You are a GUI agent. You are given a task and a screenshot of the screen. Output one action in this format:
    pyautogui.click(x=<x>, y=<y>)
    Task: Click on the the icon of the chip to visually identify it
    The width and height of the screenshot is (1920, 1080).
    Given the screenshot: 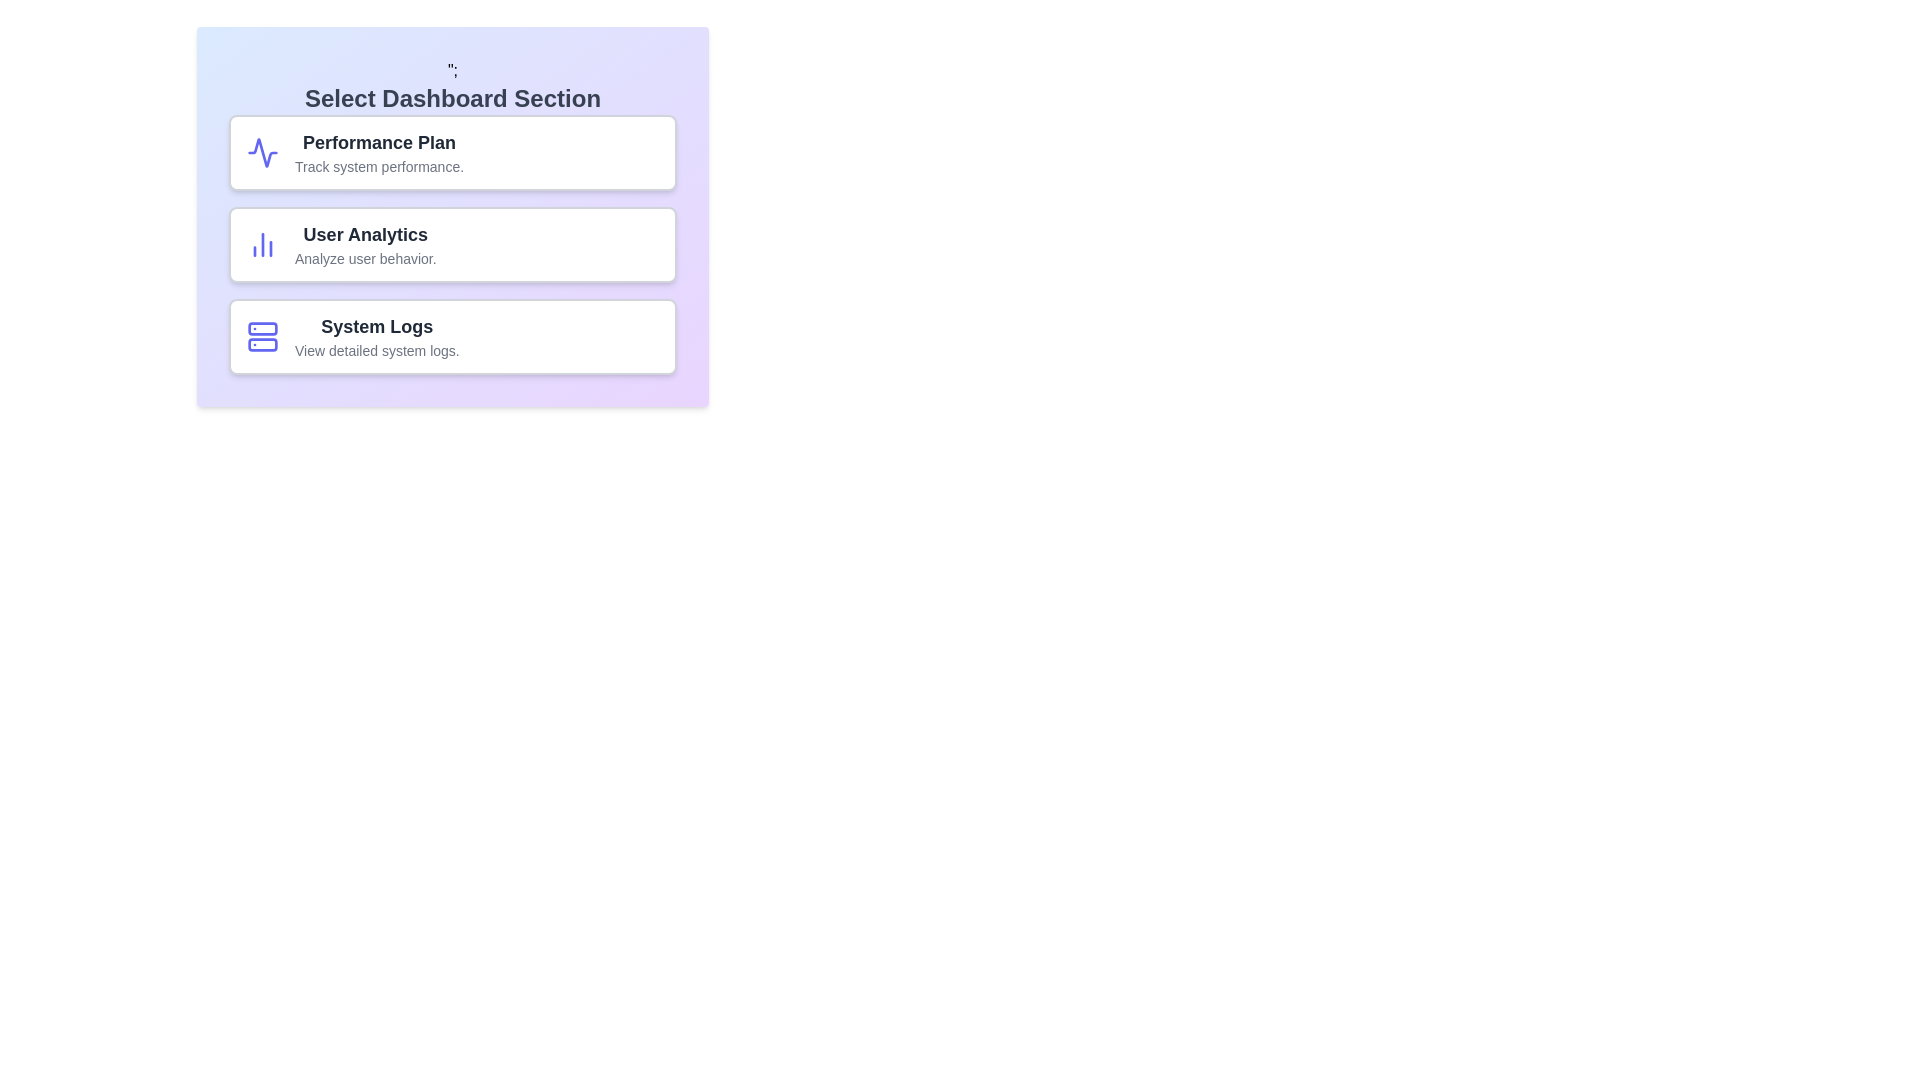 What is the action you would take?
    pyautogui.click(x=262, y=152)
    